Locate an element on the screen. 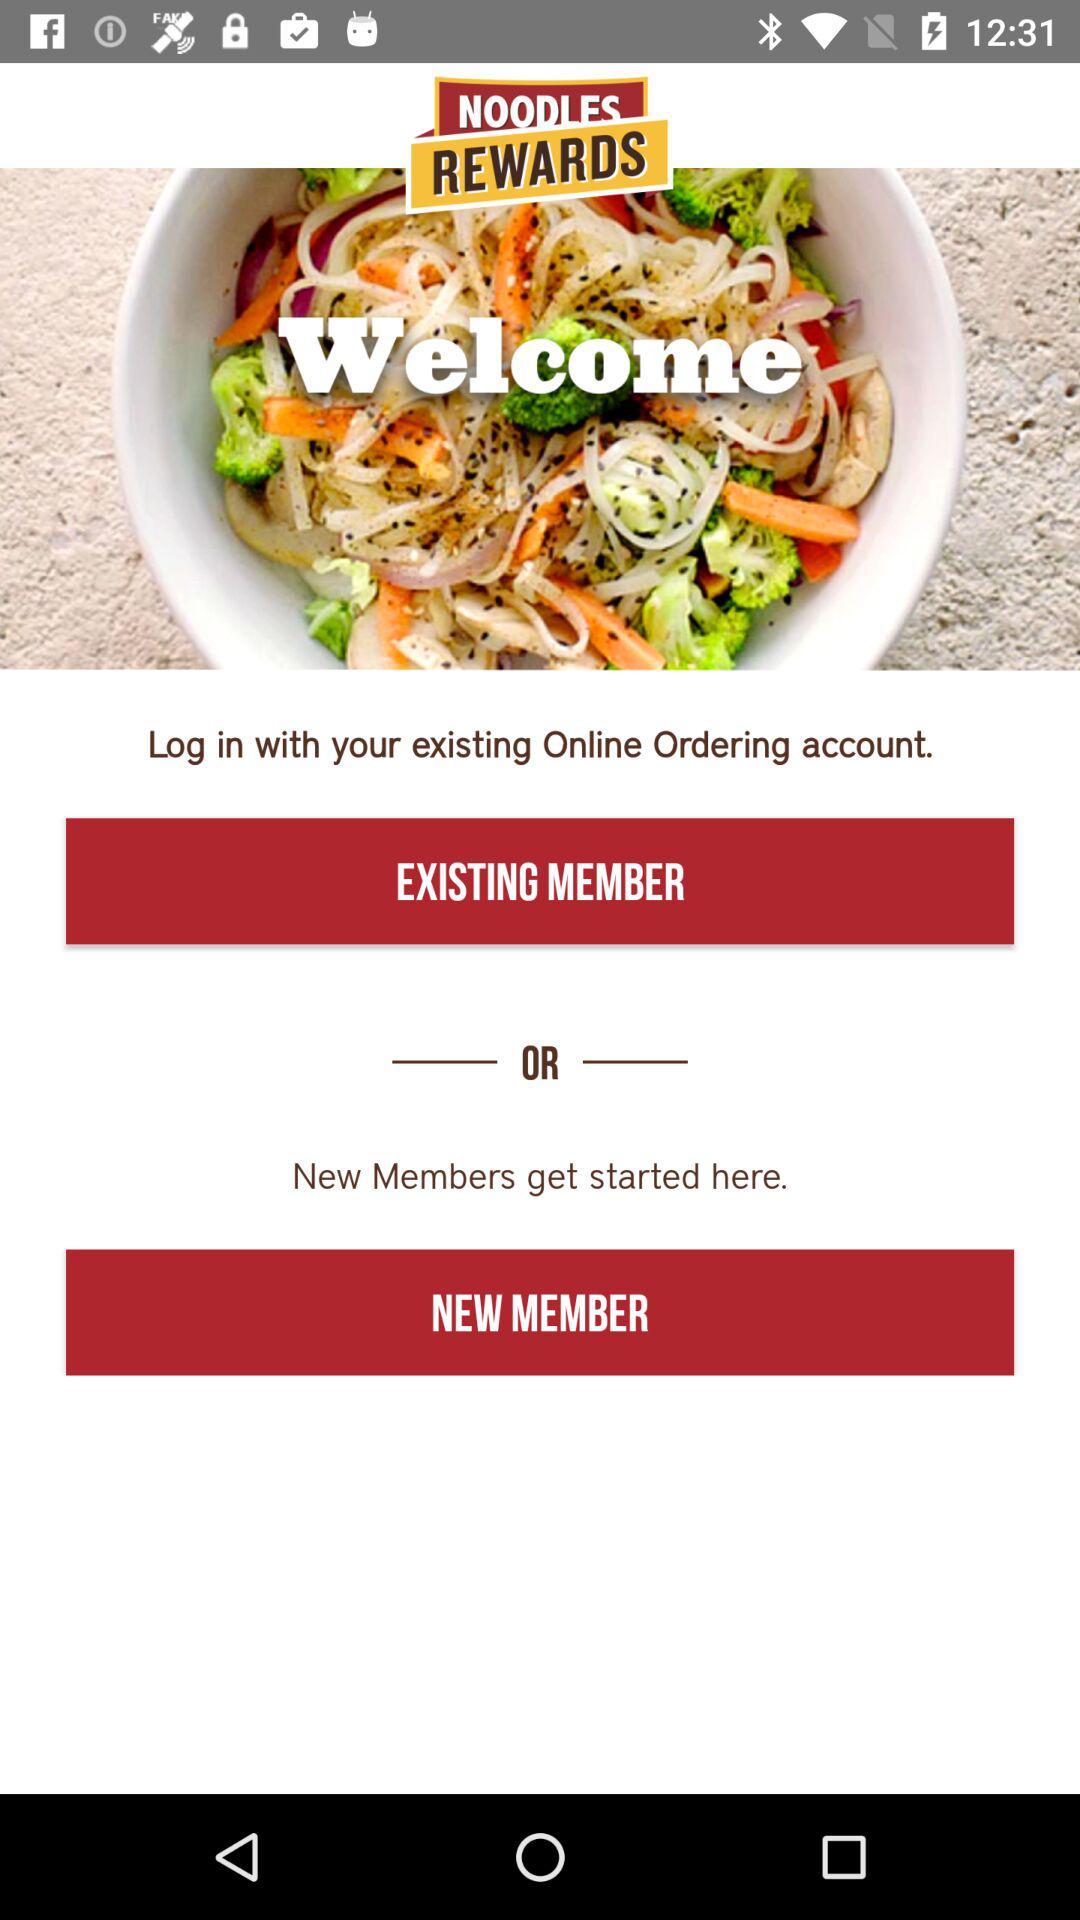  the item below log in with is located at coordinates (540, 880).